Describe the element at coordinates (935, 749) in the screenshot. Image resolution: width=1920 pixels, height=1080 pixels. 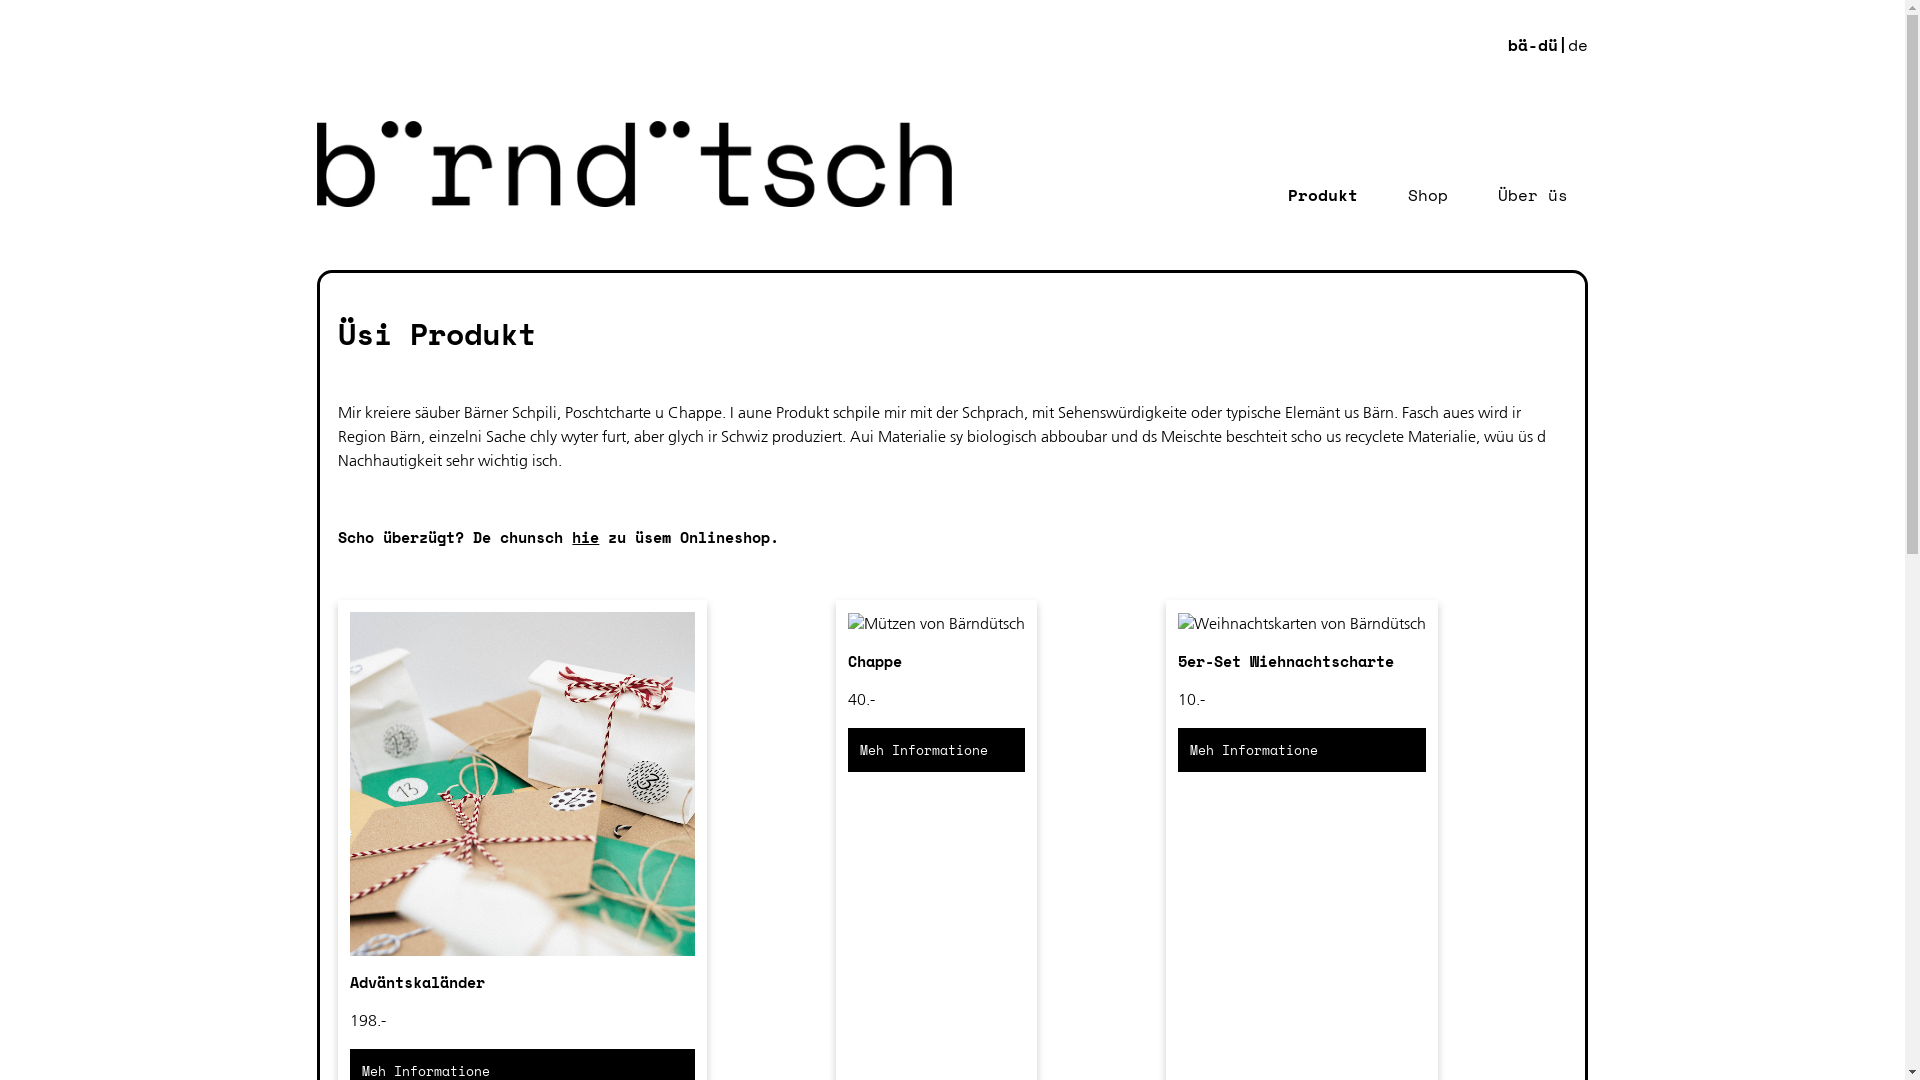
I see `'Meh Informatione'` at that location.